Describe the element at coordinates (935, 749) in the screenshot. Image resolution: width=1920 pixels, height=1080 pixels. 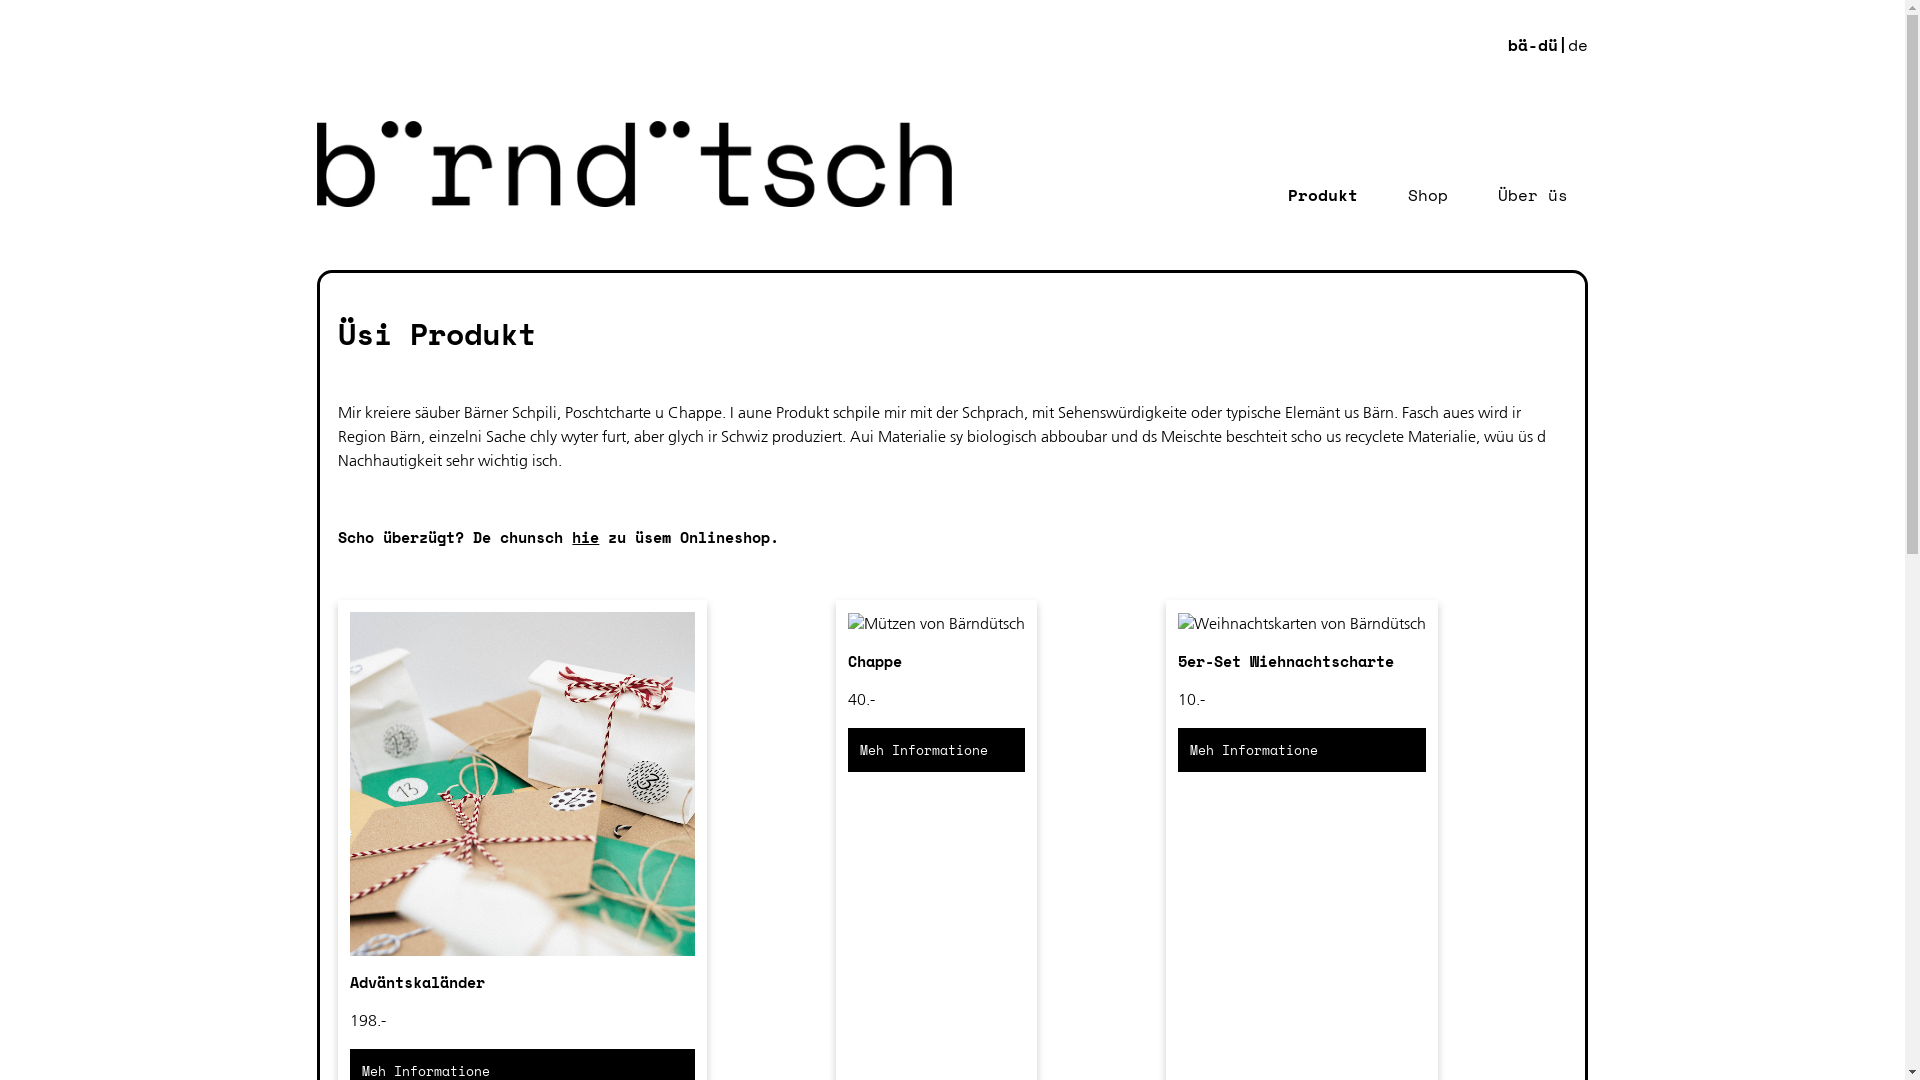
I see `'Meh Informatione'` at that location.